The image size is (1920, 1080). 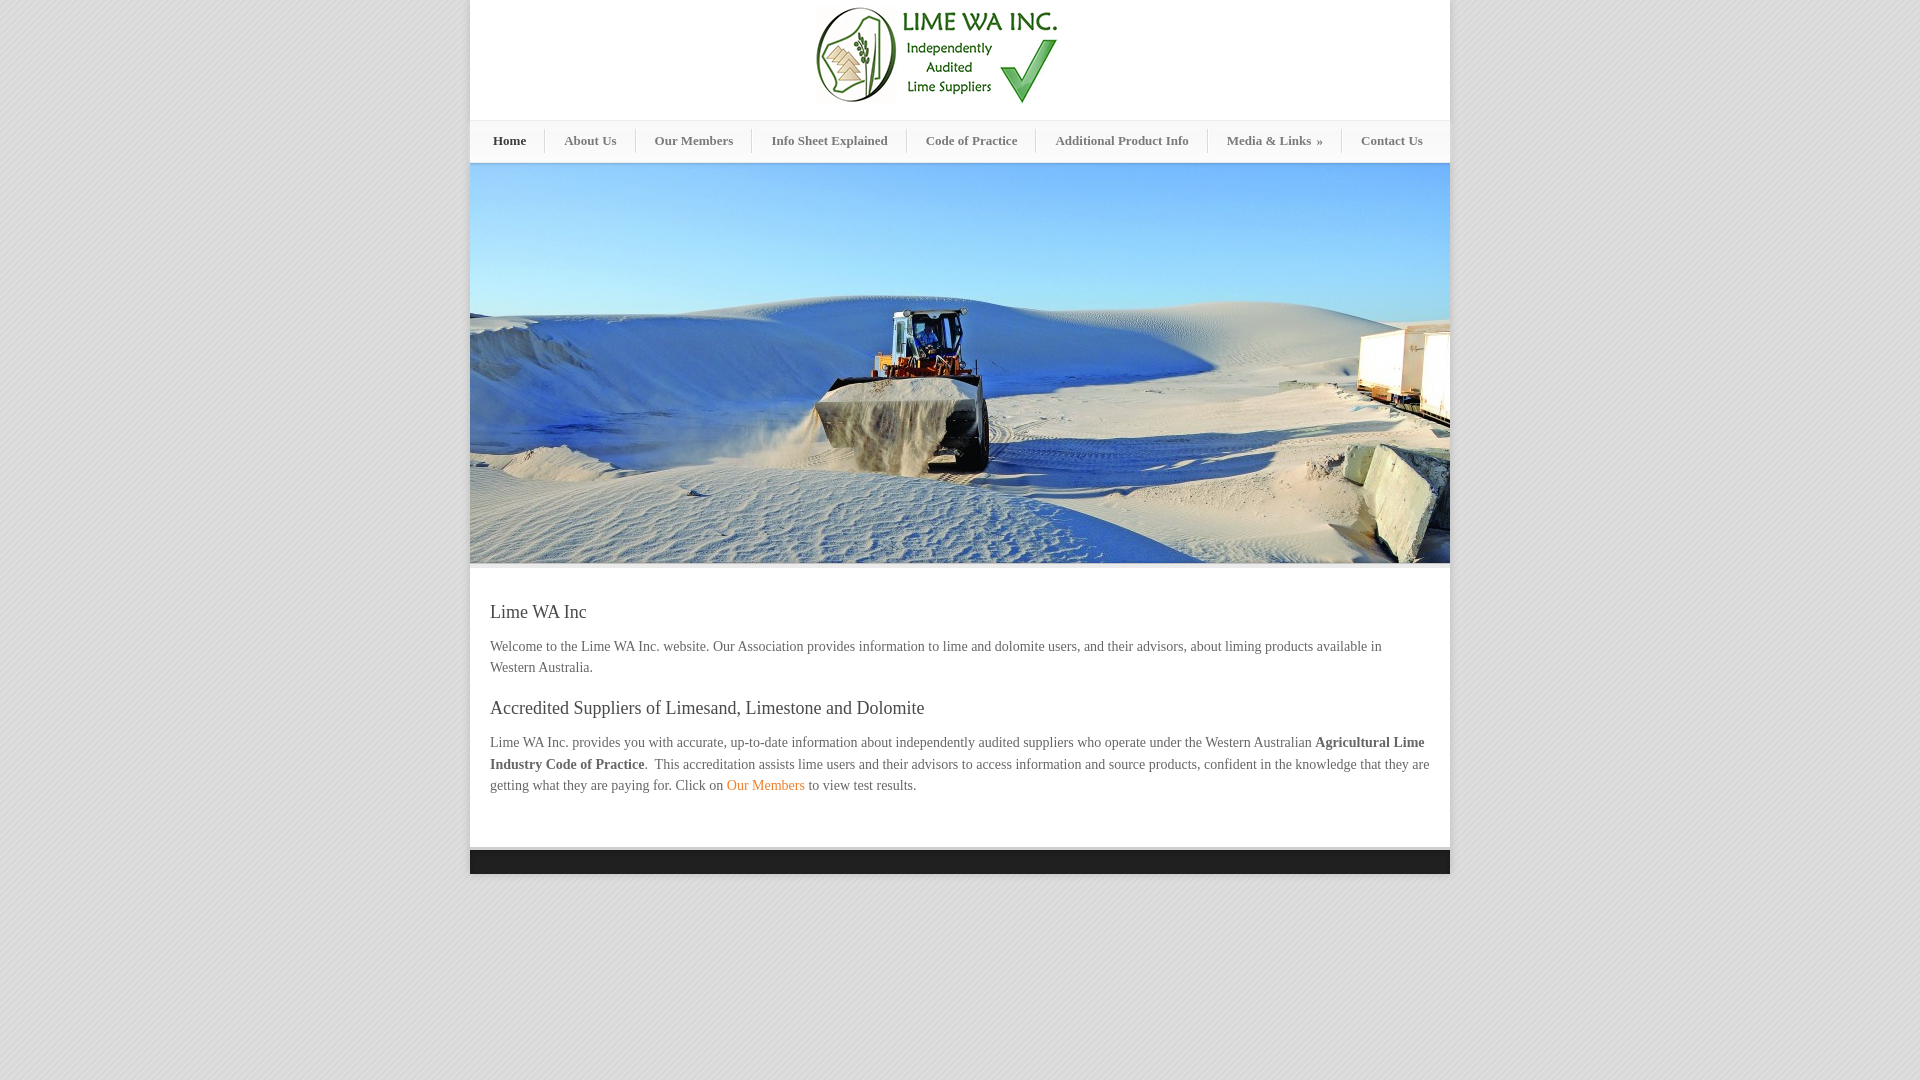 What do you see at coordinates (829, 140) in the screenshot?
I see `'Info Sheet Explained'` at bounding box center [829, 140].